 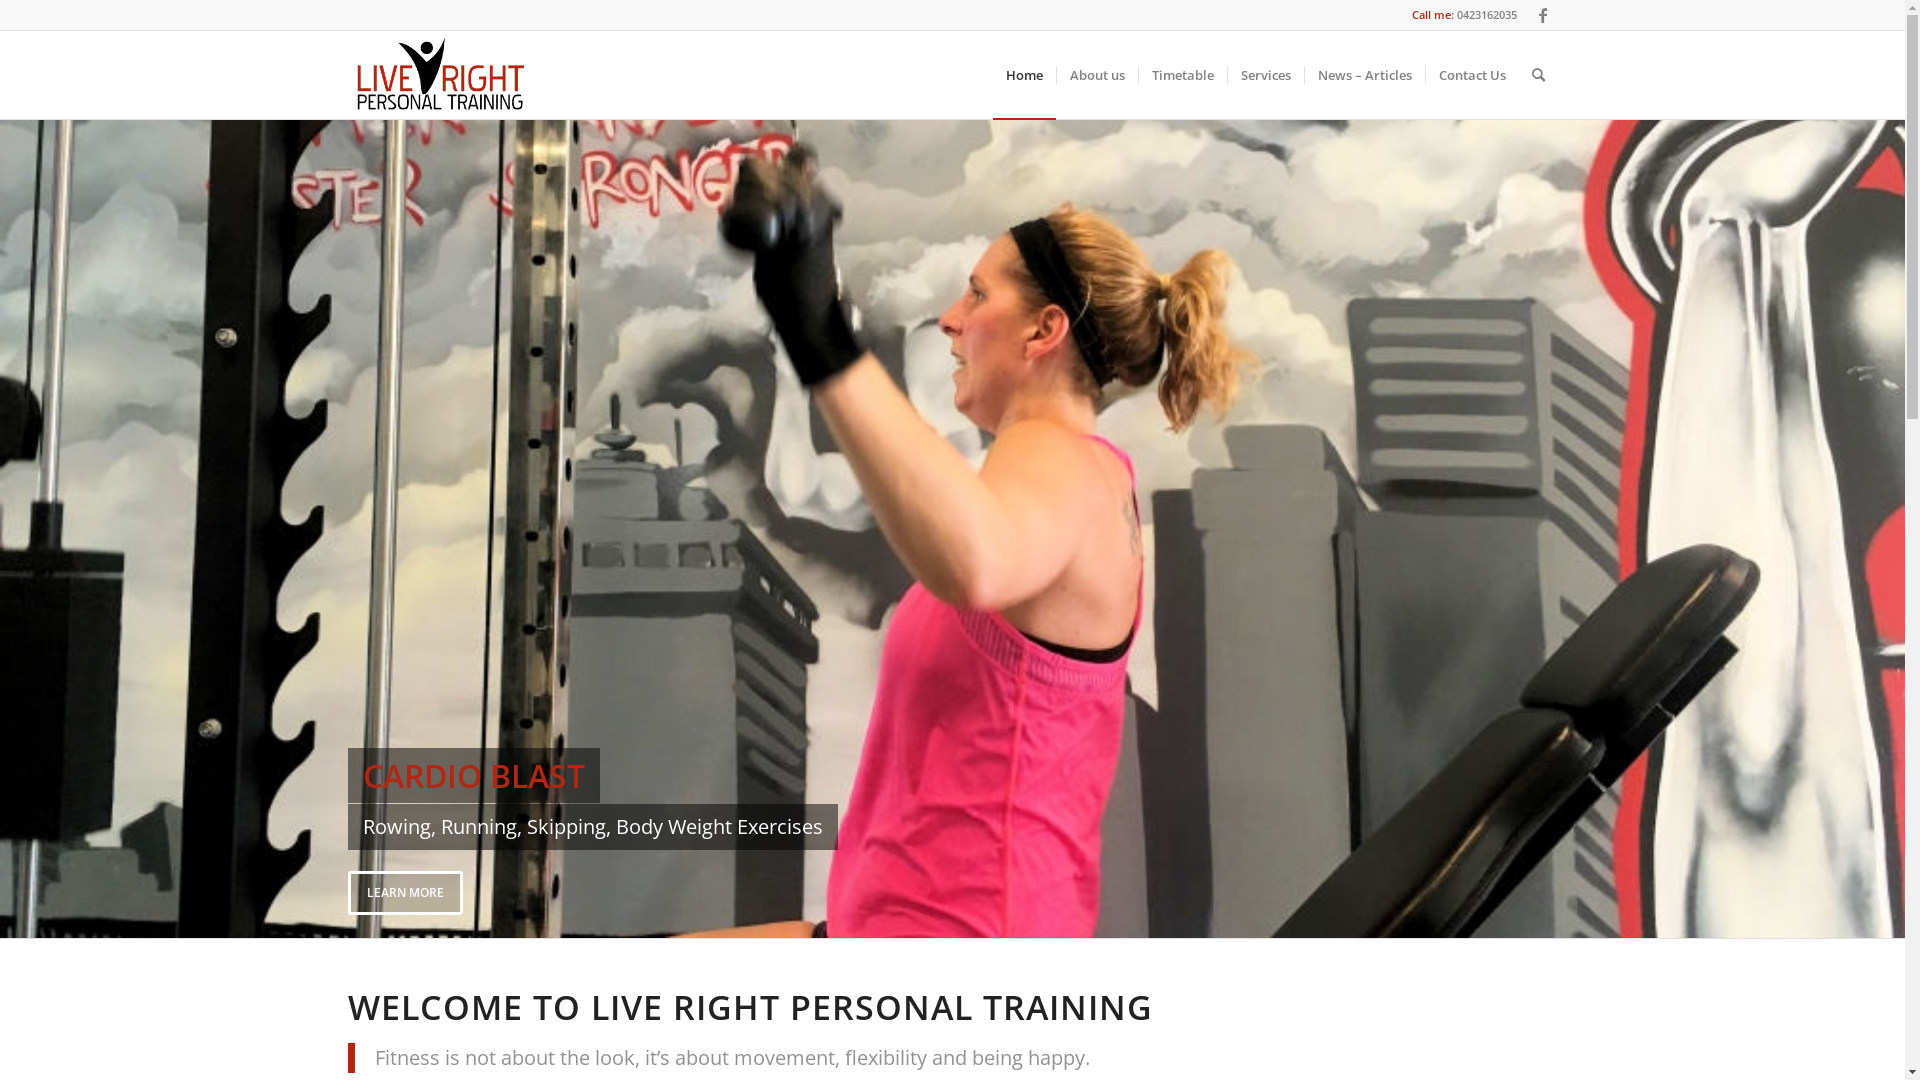 I want to click on 'Timetable', so click(x=1182, y=73).